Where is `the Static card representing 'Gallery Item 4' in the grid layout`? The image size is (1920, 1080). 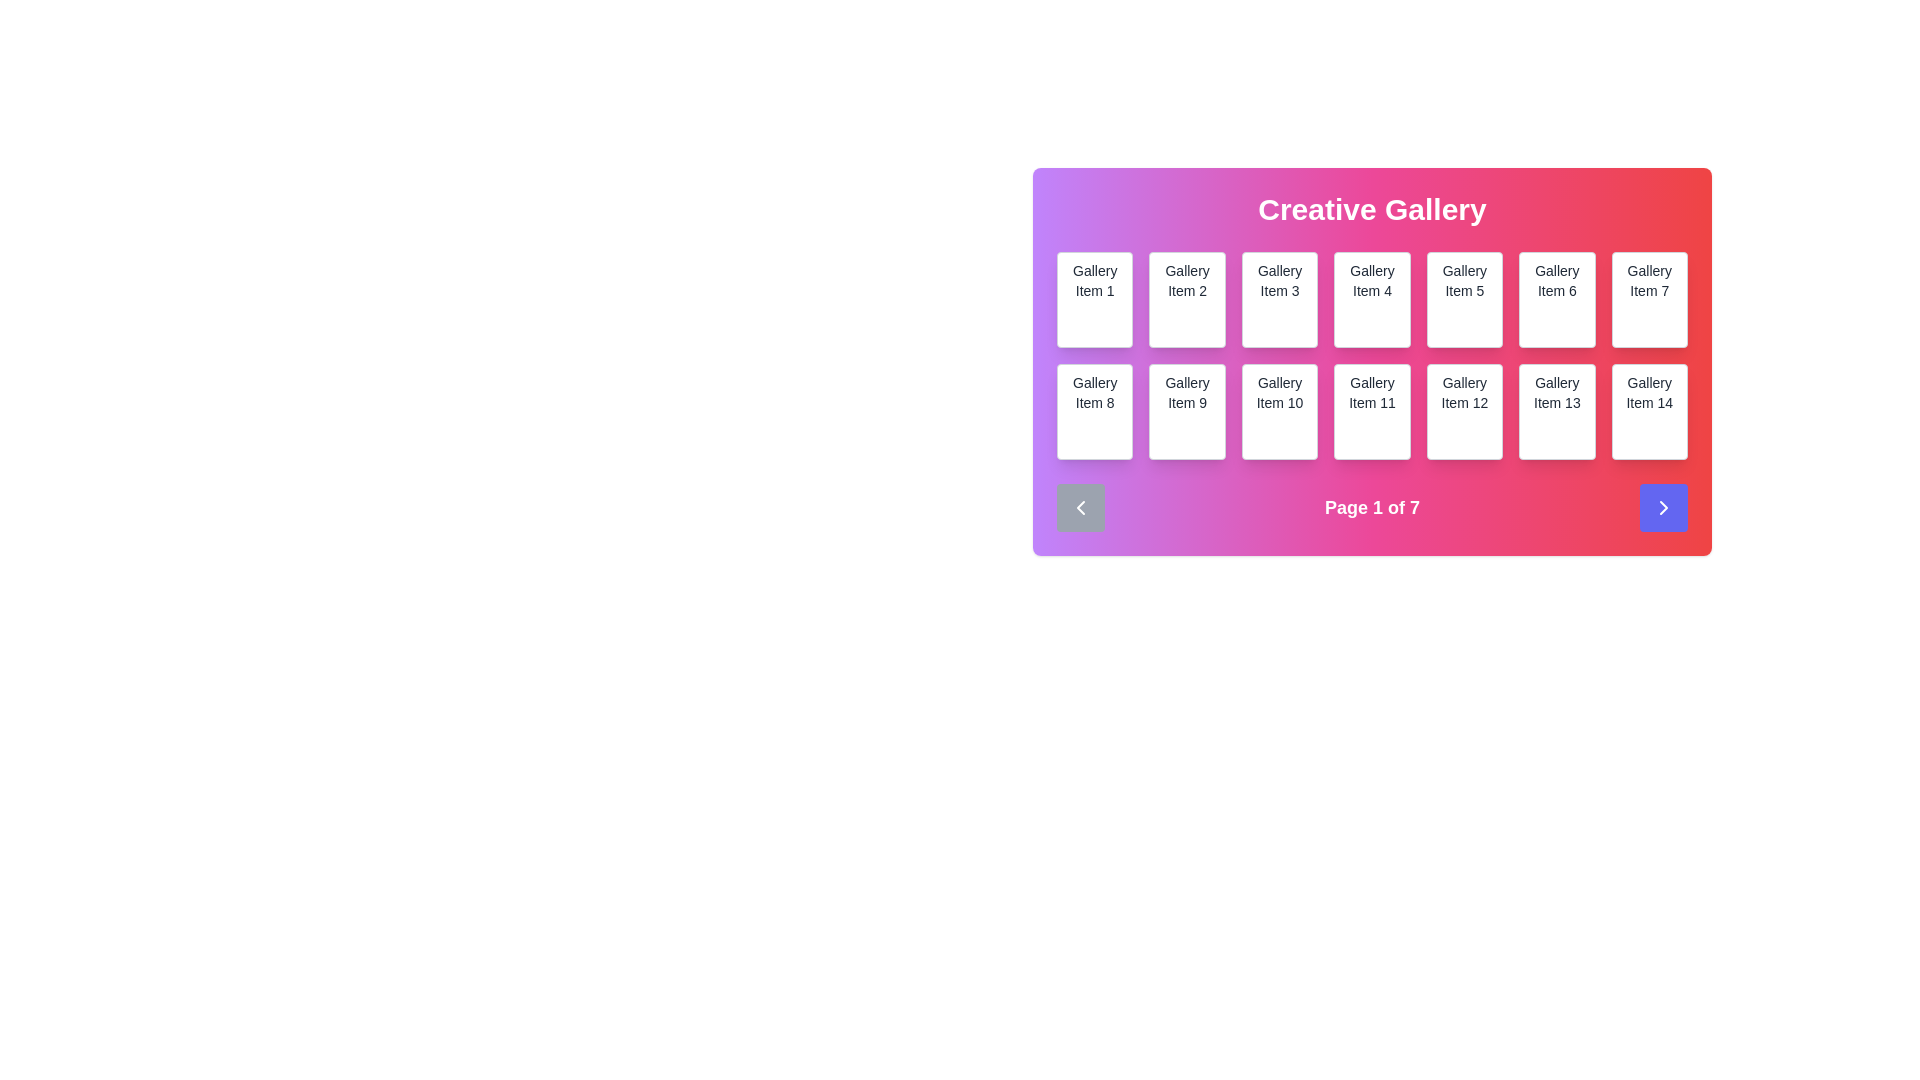
the Static card representing 'Gallery Item 4' in the grid layout is located at coordinates (1371, 300).